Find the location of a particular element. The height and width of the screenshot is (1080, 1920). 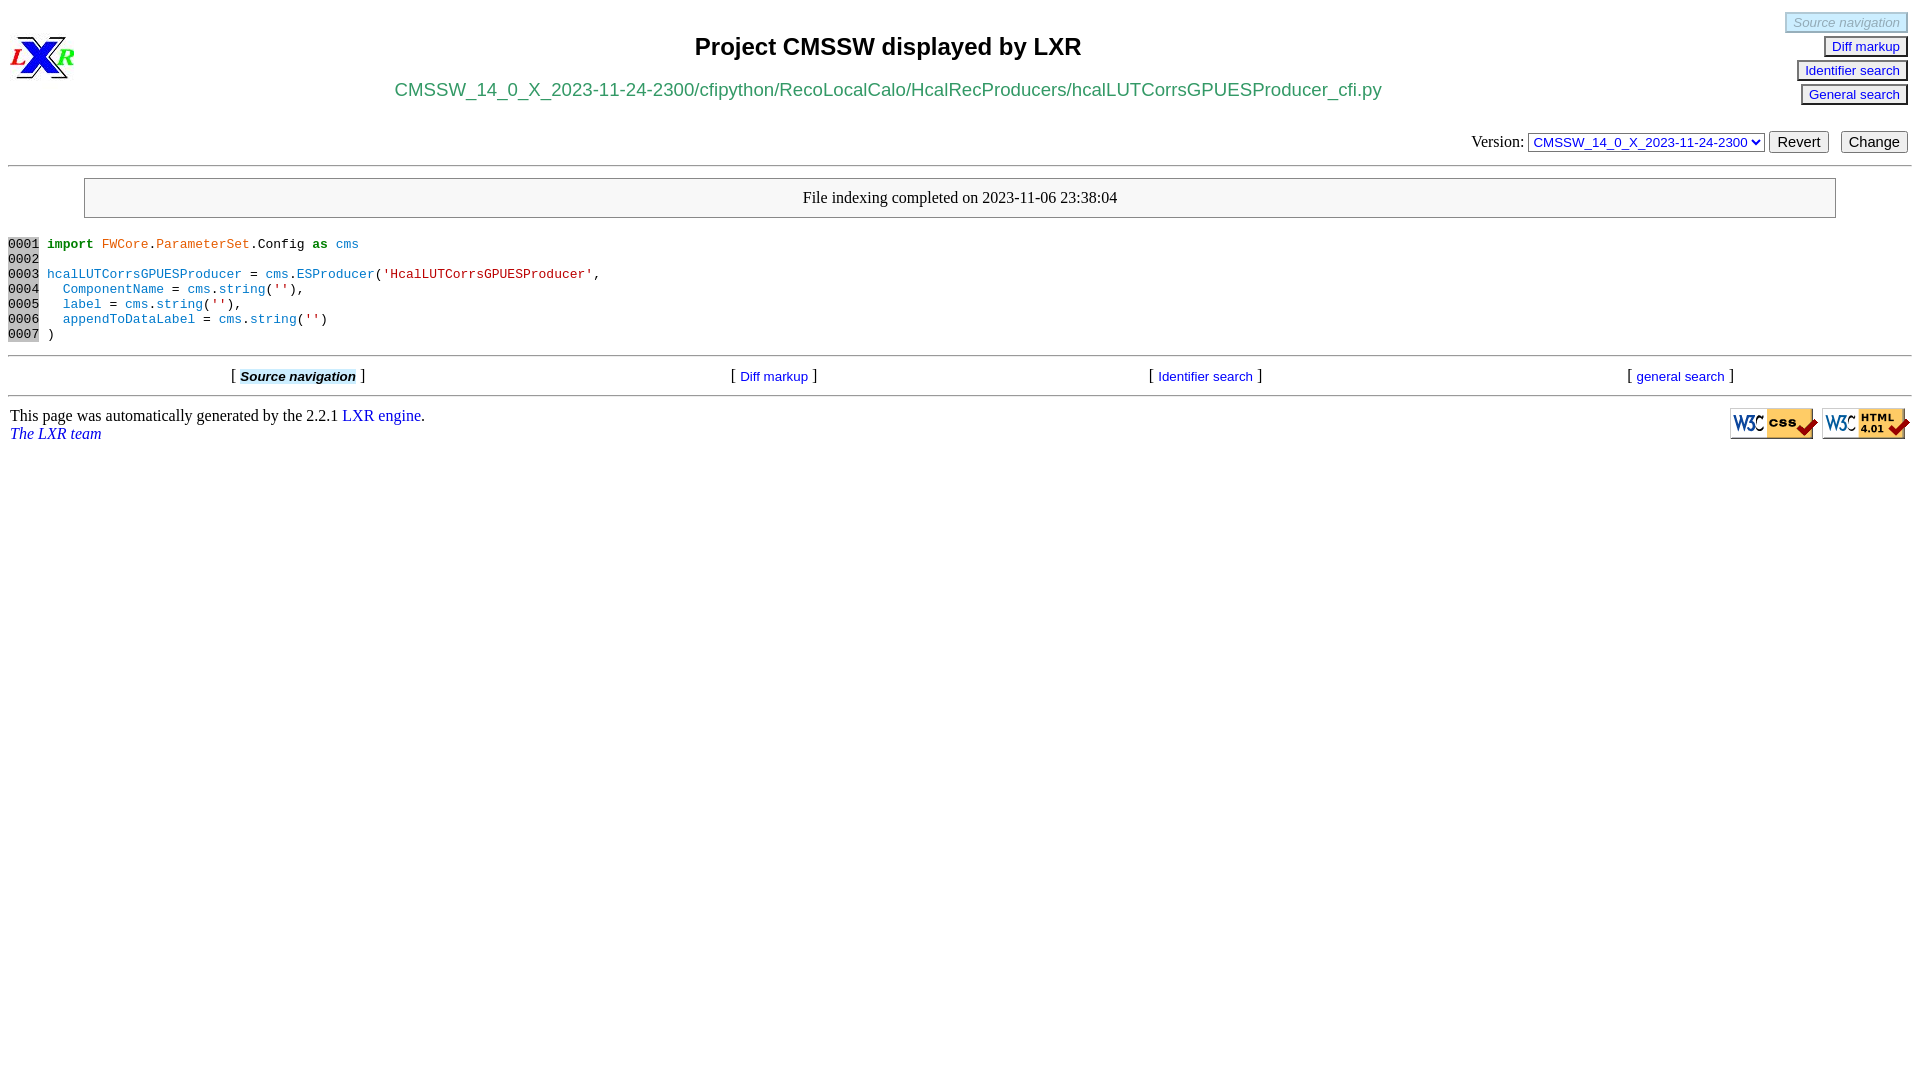

'RecoLocalCalo' is located at coordinates (842, 88).